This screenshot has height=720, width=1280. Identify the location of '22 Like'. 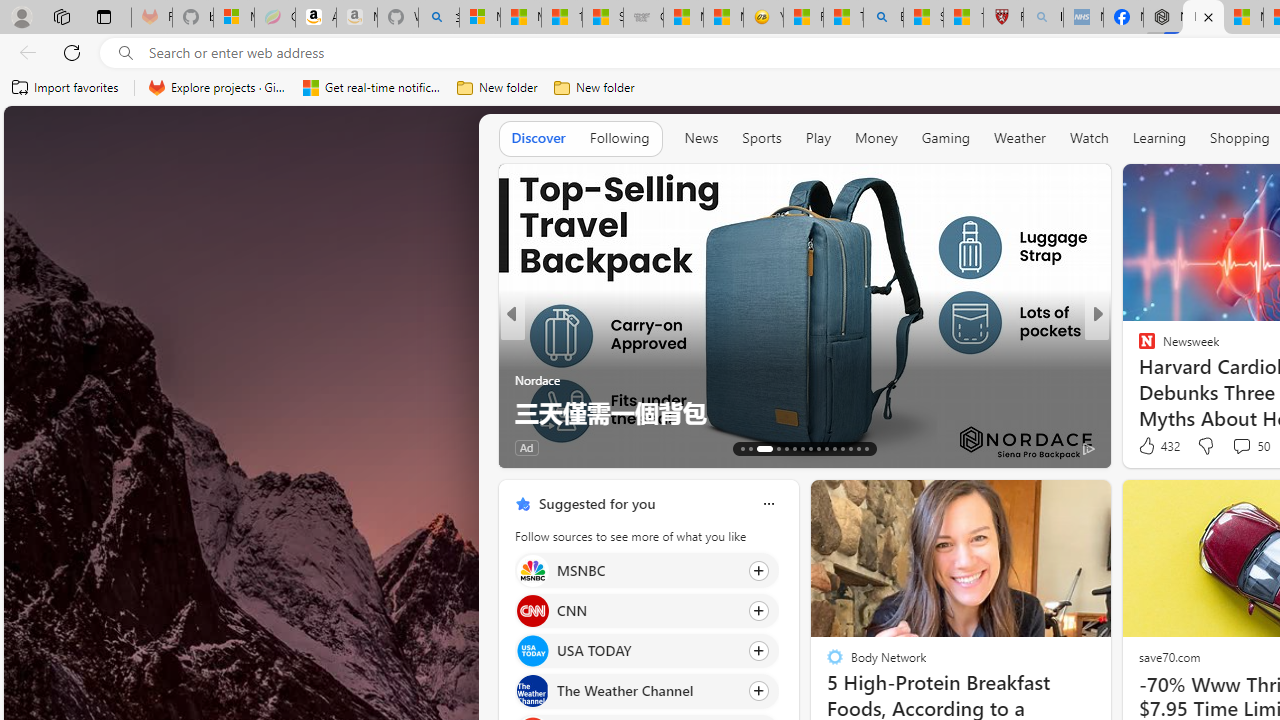
(1149, 446).